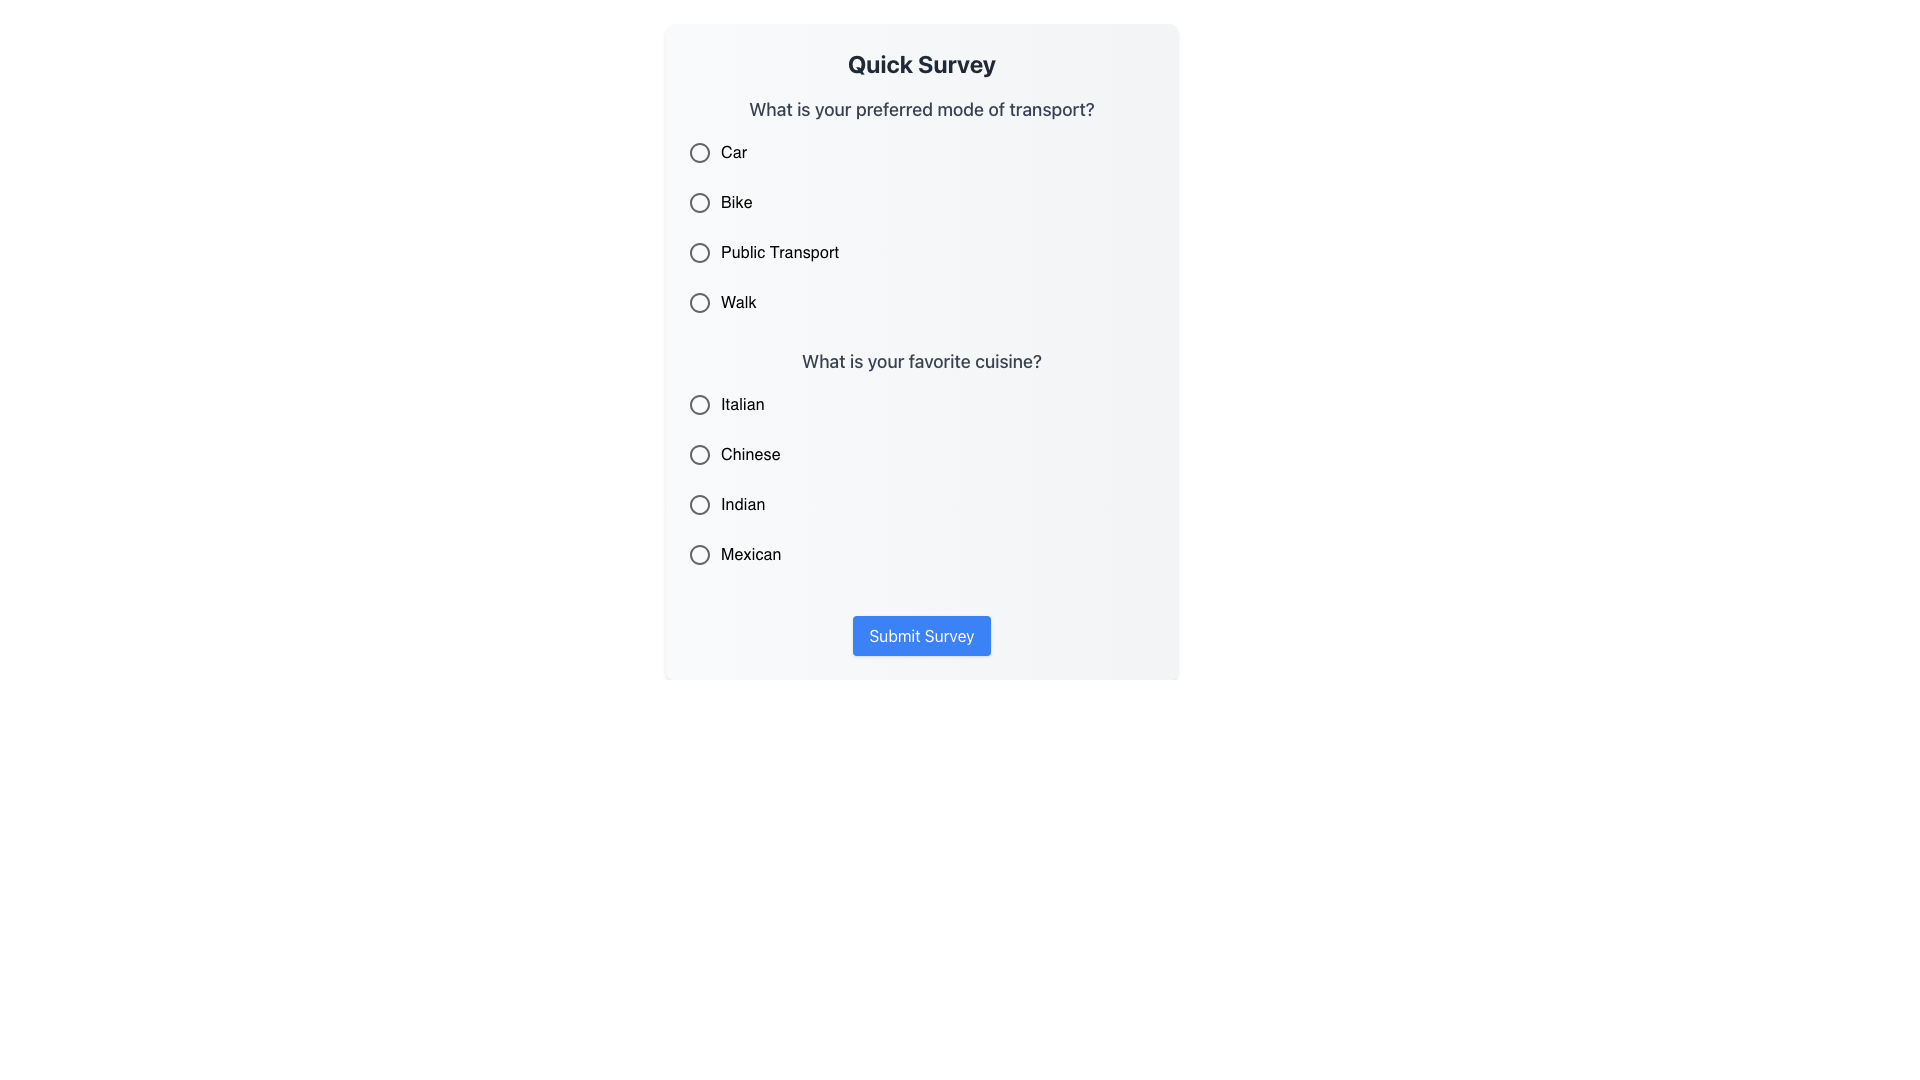  I want to click on the selected radio button for 'Walk', which is the fourth radio button in the group for the question 'What is your preferred mode of transport?', so click(700, 303).